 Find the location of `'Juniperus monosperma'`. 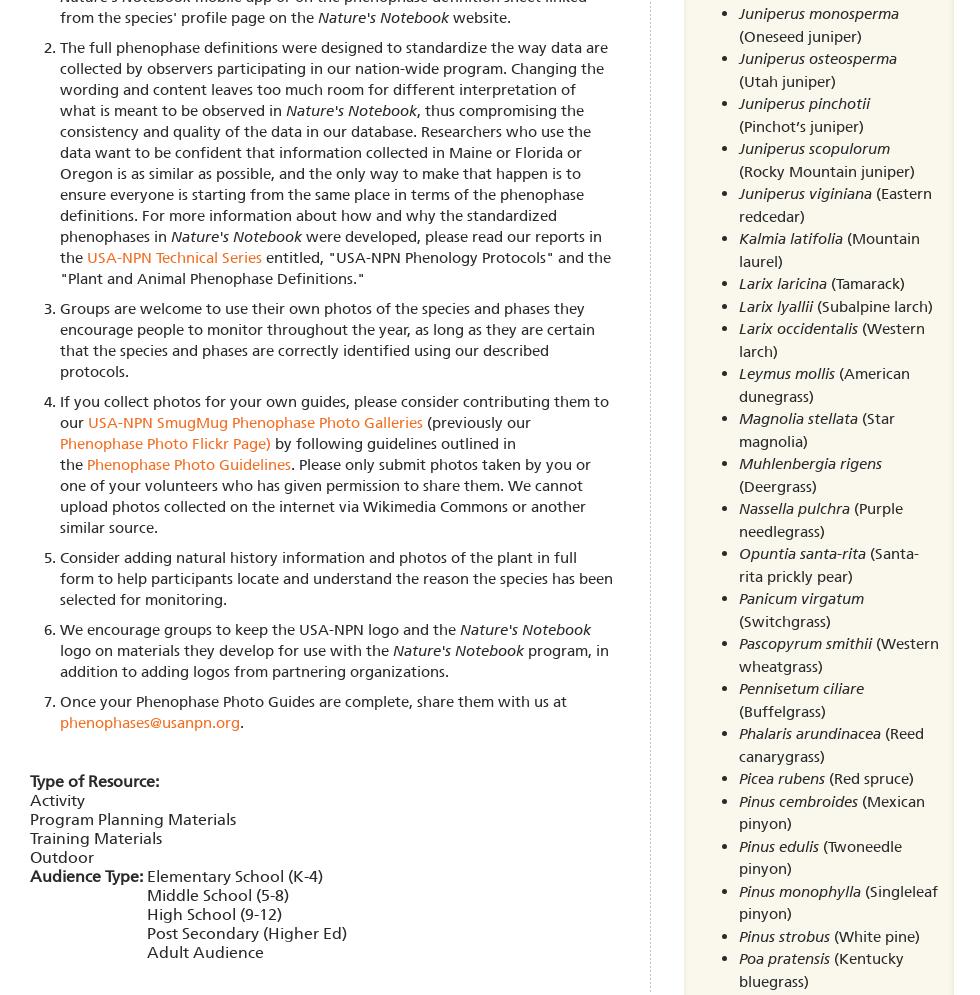

'Juniperus monosperma' is located at coordinates (818, 14).